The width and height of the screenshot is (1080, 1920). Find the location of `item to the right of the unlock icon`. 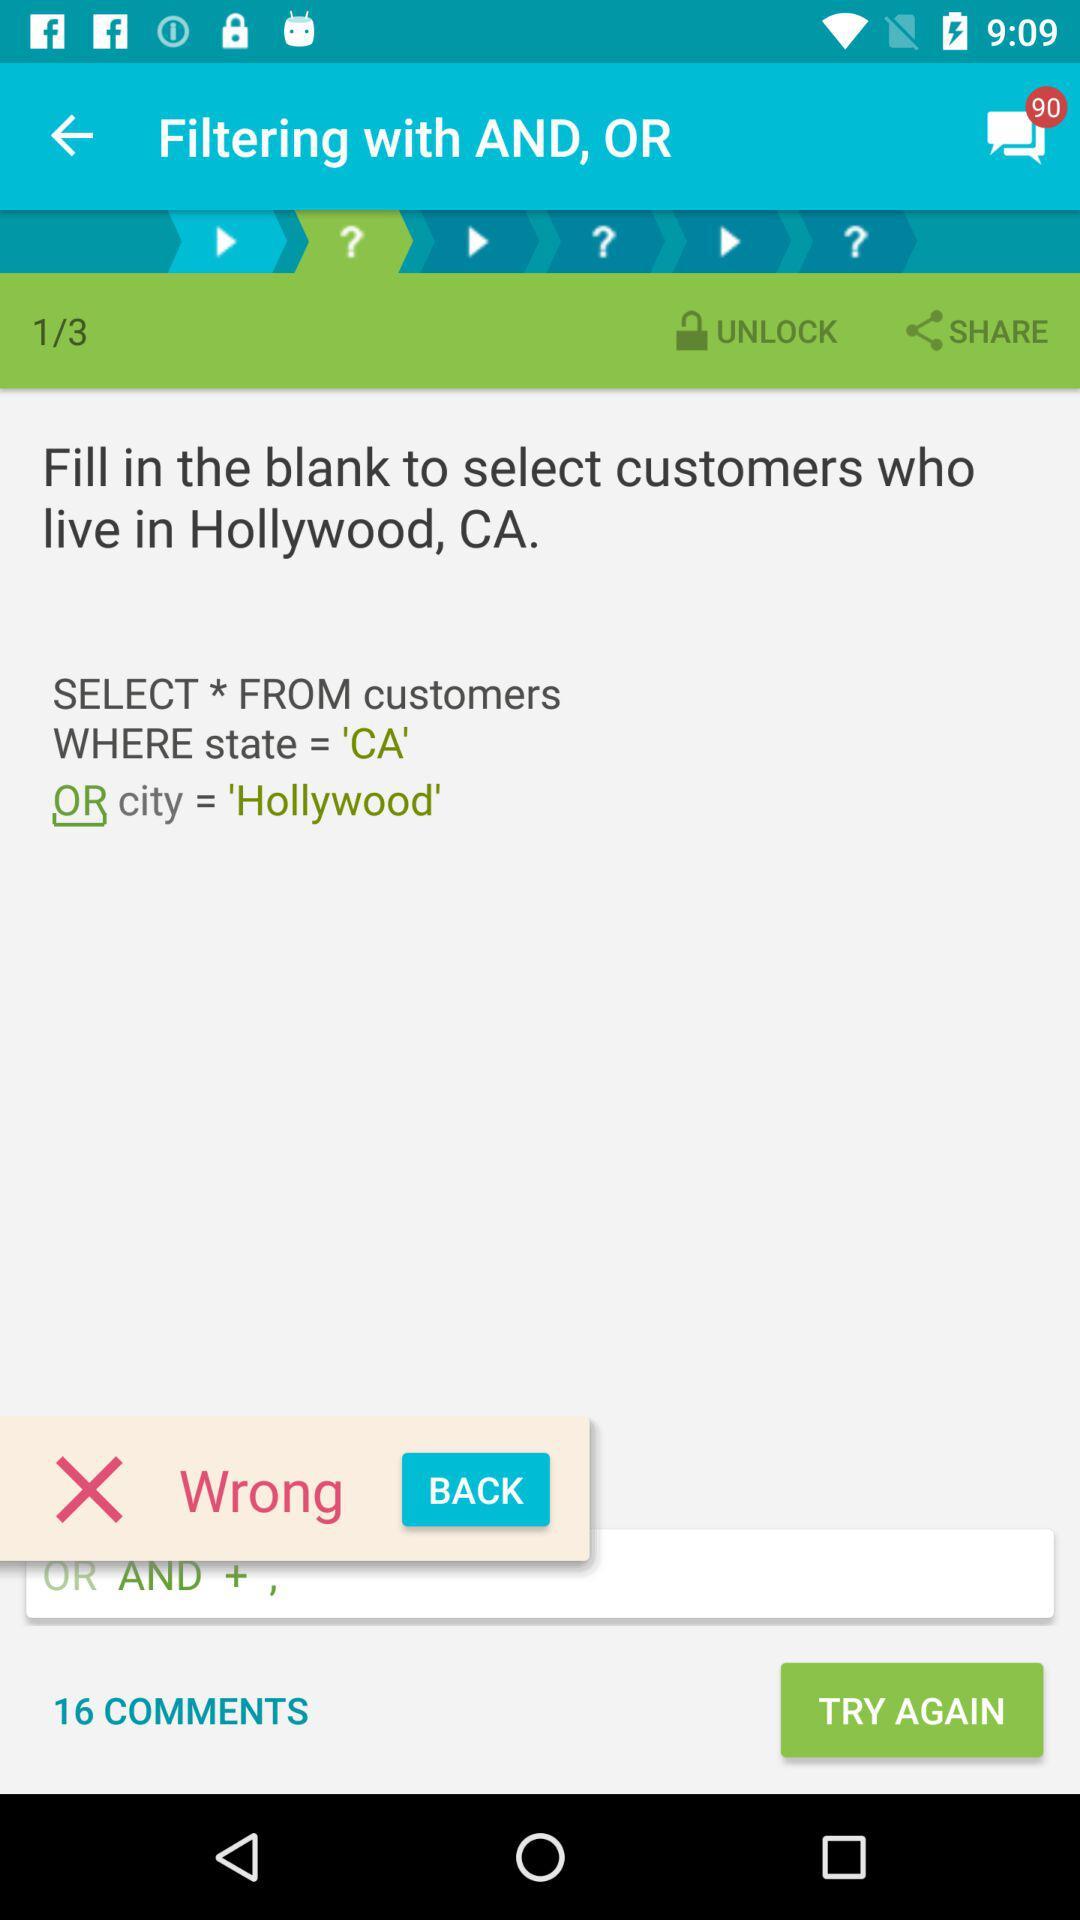

item to the right of the unlock icon is located at coordinates (973, 330).